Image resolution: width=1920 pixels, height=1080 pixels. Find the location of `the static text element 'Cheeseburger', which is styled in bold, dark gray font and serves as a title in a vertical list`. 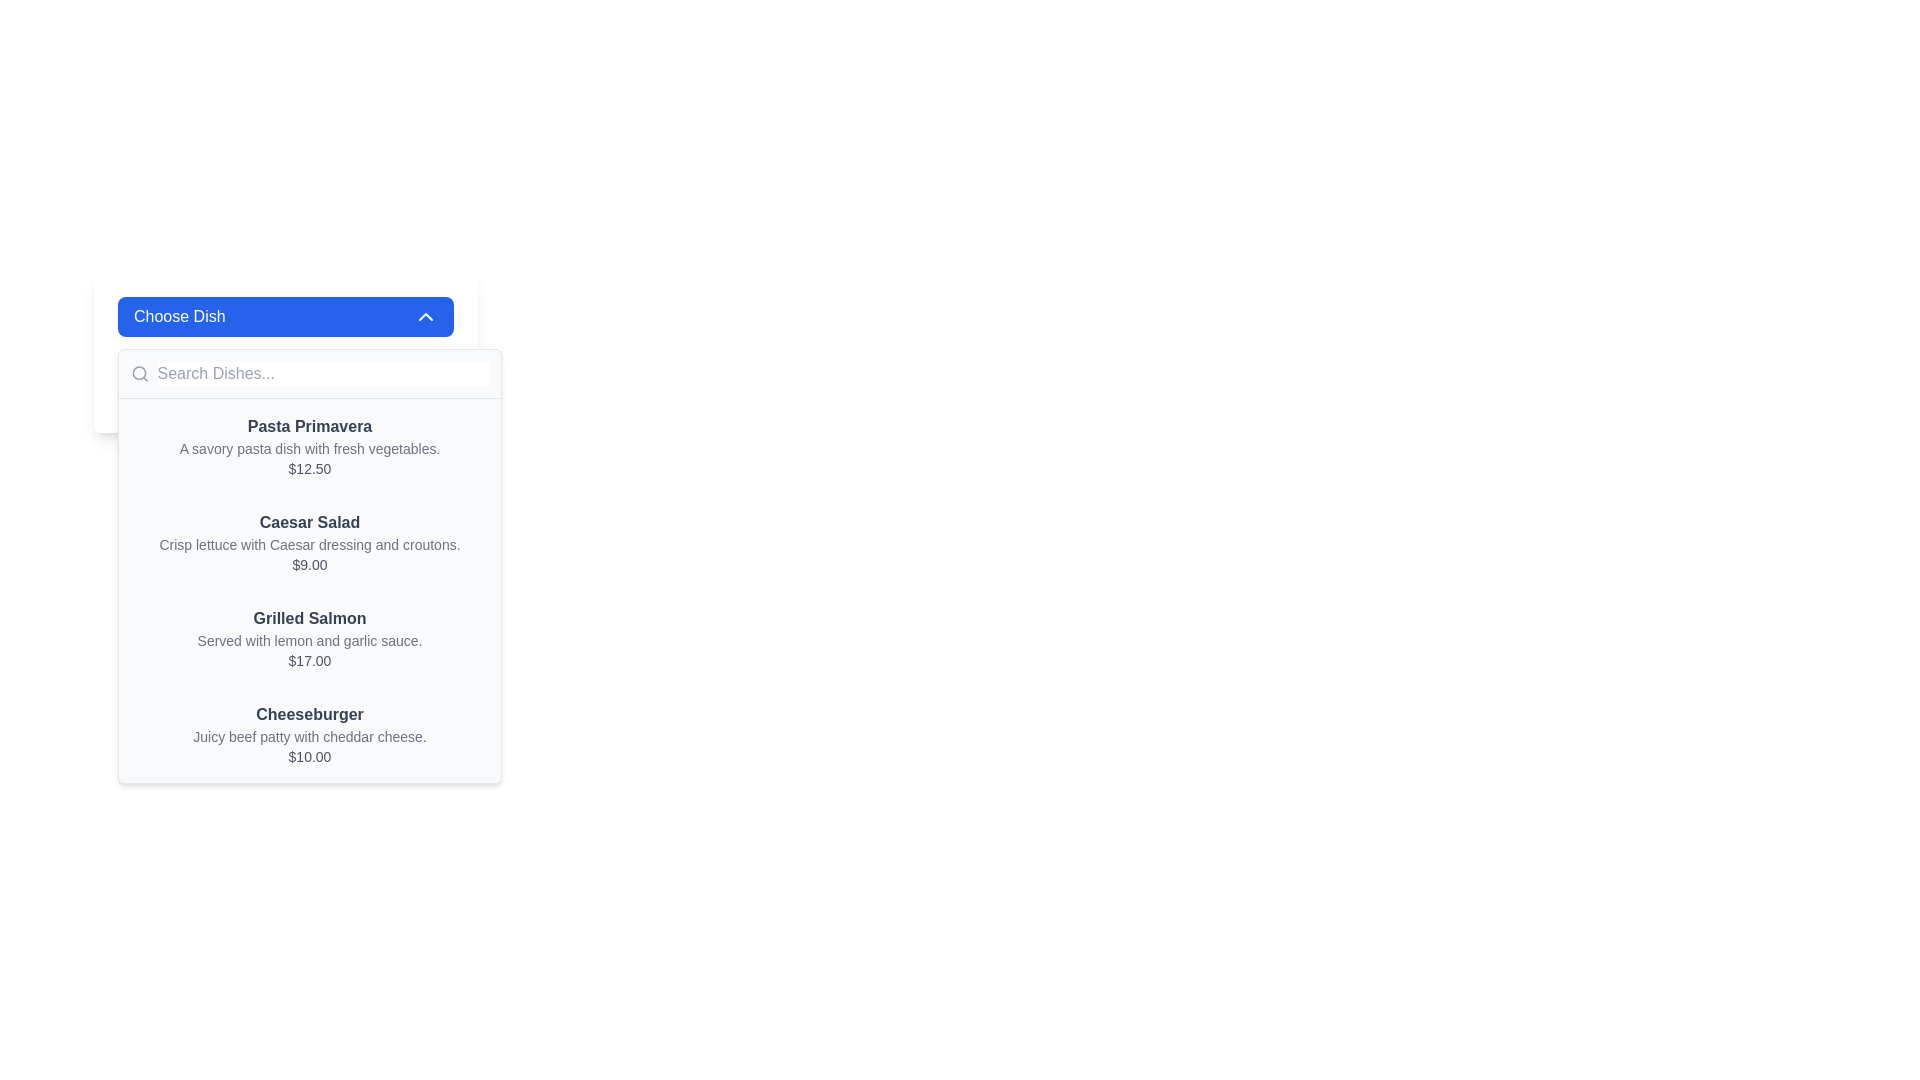

the static text element 'Cheeseburger', which is styled in bold, dark gray font and serves as a title in a vertical list is located at coordinates (309, 713).